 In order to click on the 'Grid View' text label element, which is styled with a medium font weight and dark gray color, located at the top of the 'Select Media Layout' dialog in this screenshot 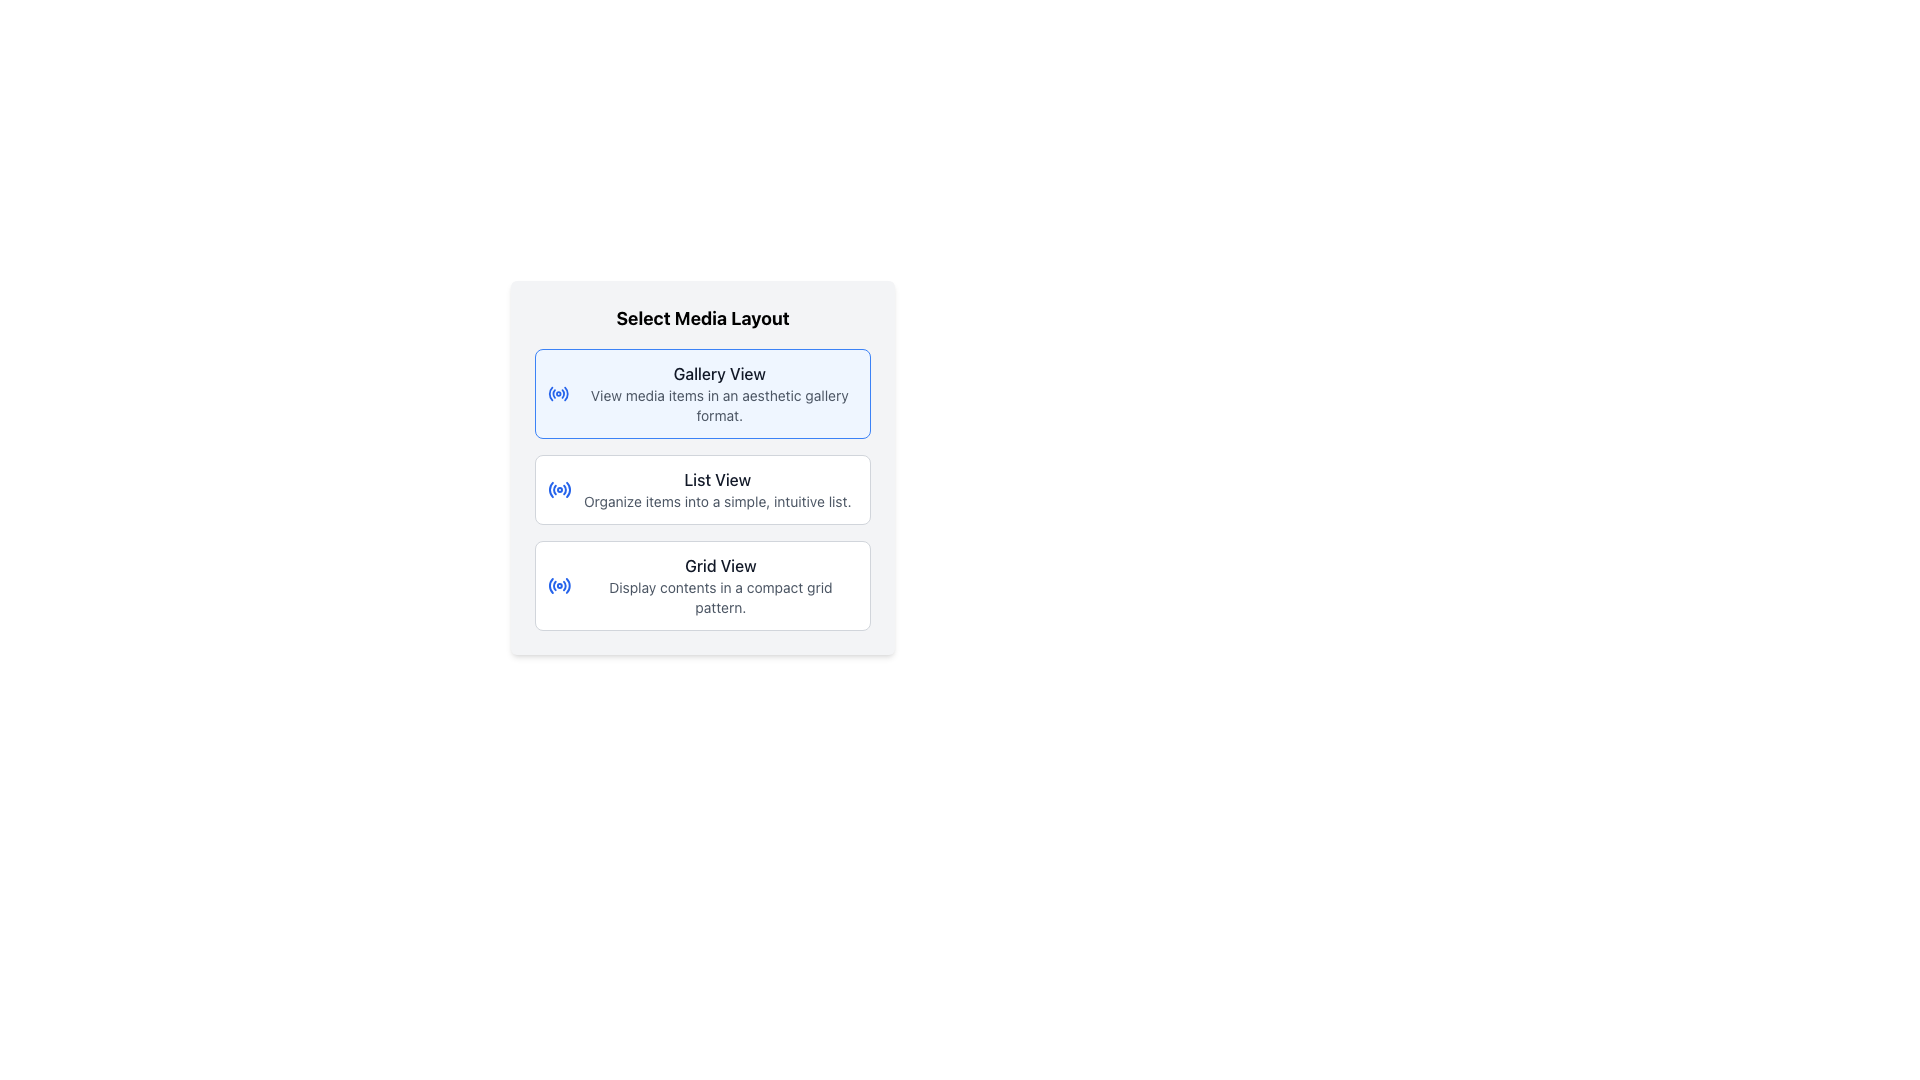, I will do `click(720, 566)`.